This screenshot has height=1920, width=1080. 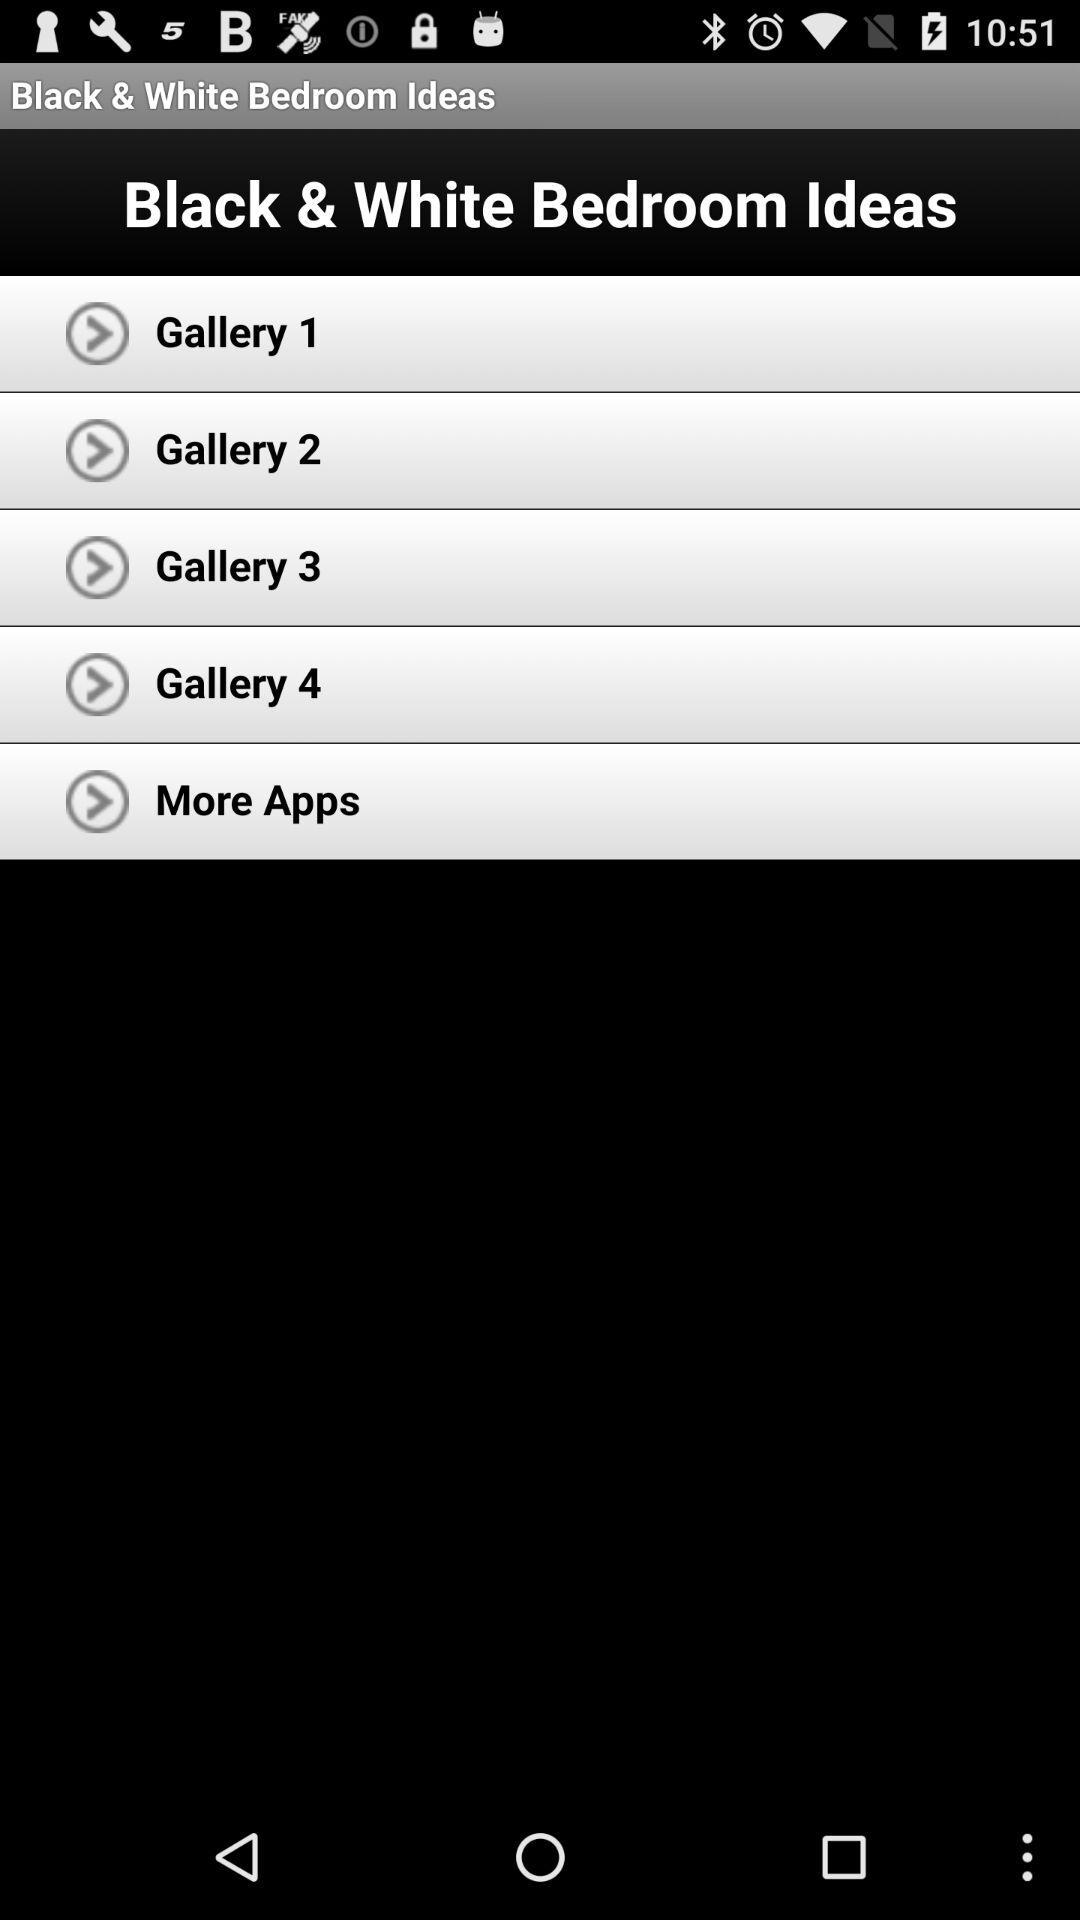 I want to click on item above the more apps, so click(x=237, y=681).